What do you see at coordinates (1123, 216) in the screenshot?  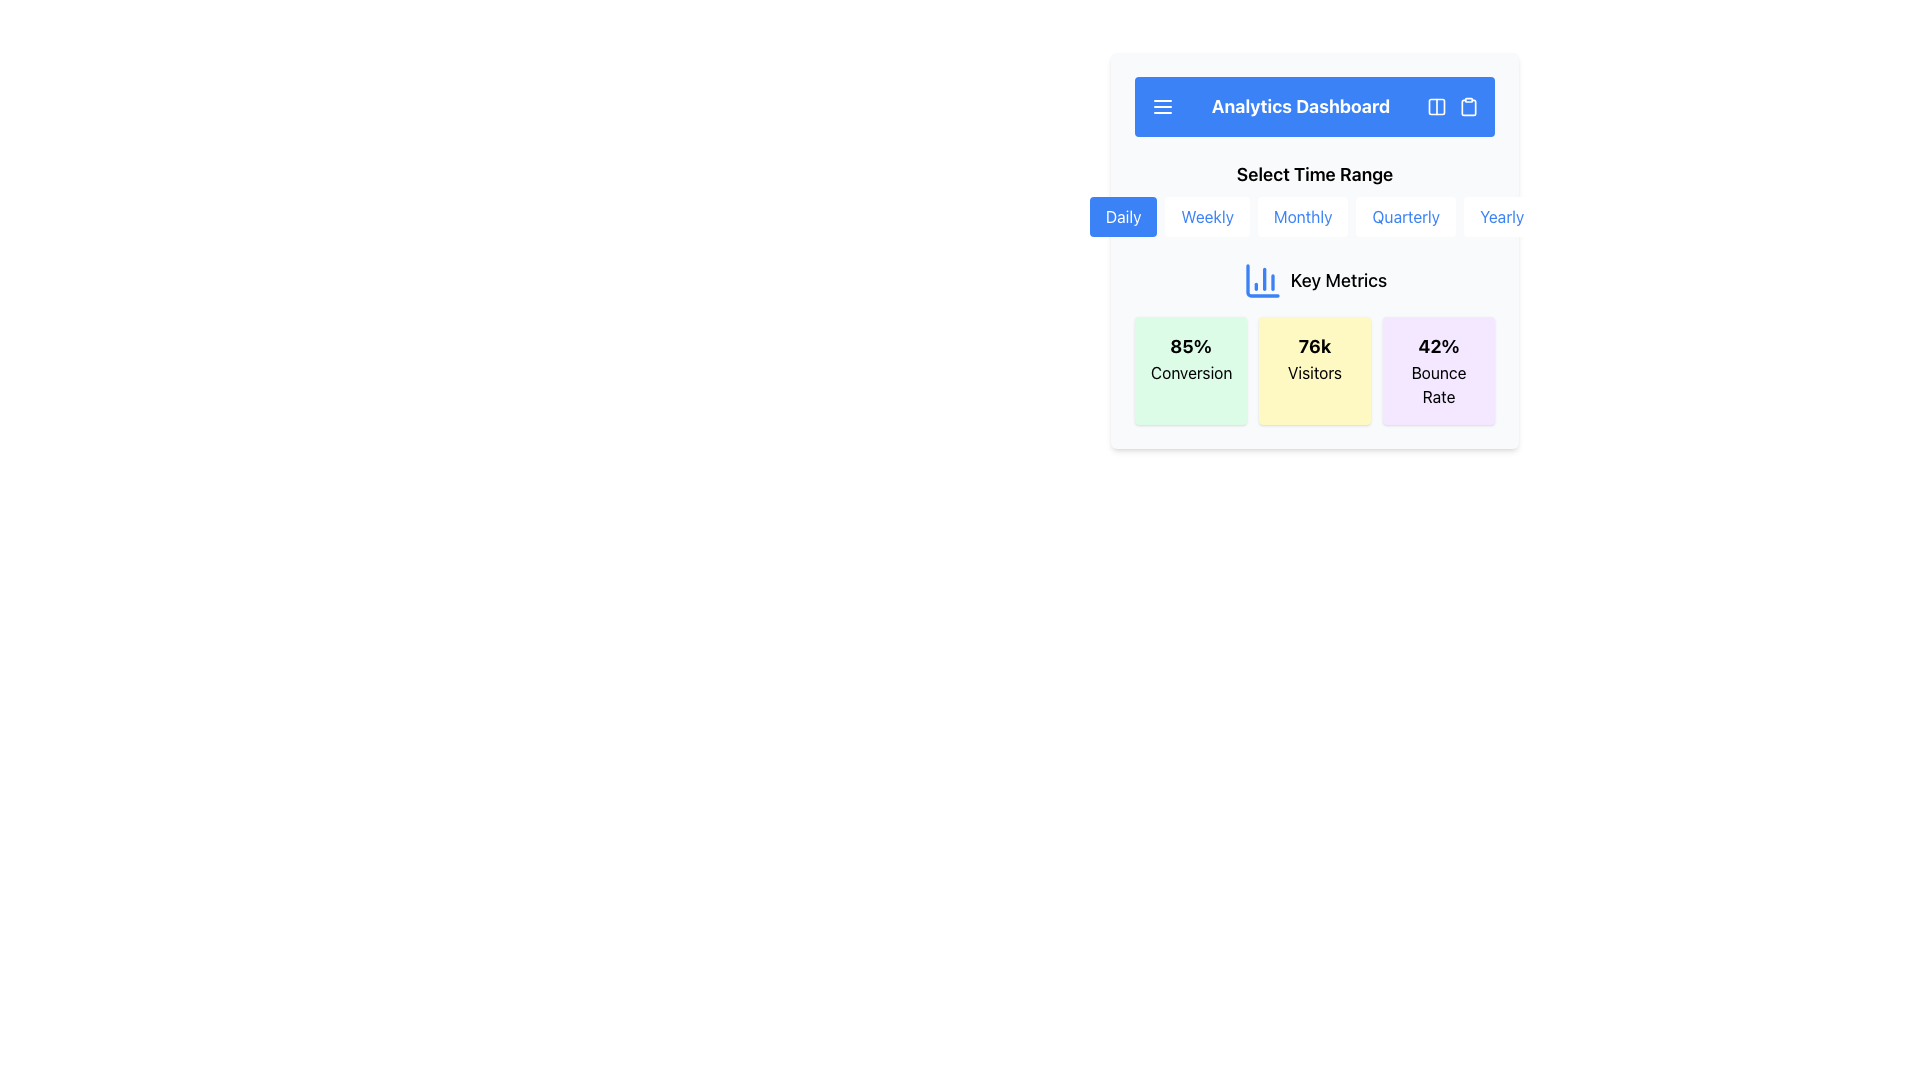 I see `the 'Daily' button, which is a rectangular button with rounded edges, styled with a blue background and white text, positioned first in a horizontal stack of five buttons below the 'Select Time Range' header` at bounding box center [1123, 216].